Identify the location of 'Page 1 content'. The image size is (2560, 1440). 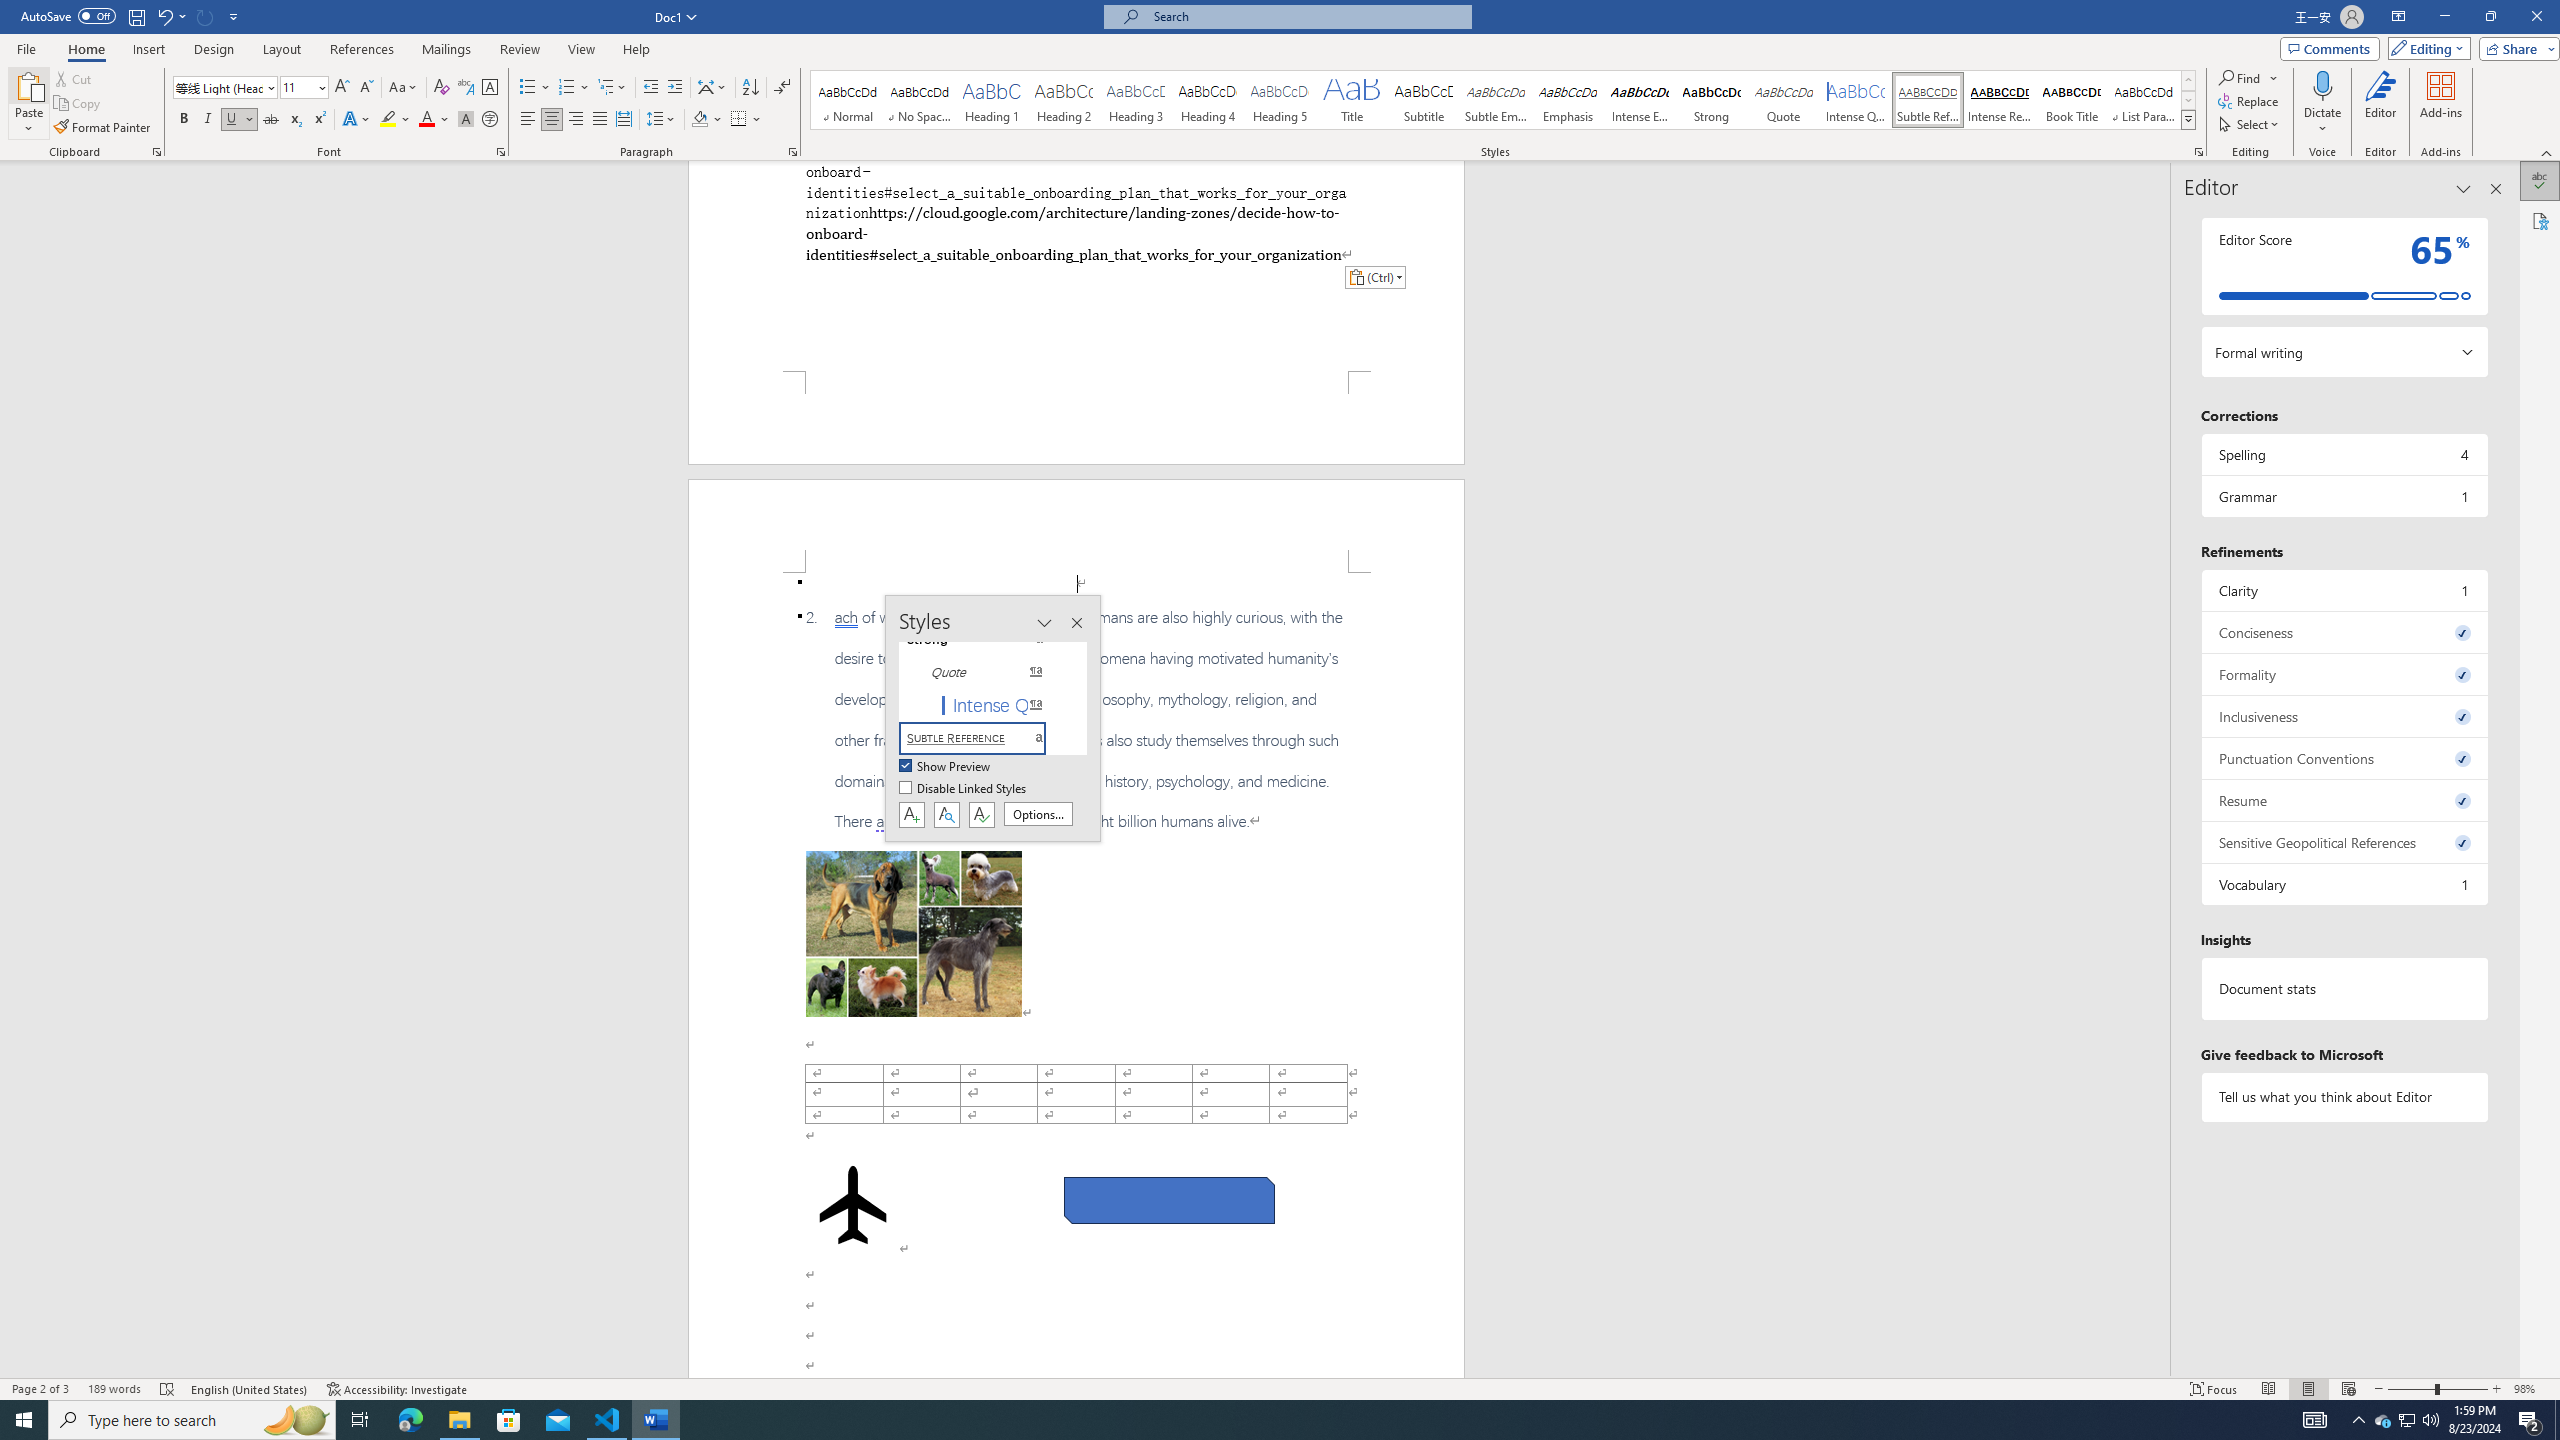
(1076, 265).